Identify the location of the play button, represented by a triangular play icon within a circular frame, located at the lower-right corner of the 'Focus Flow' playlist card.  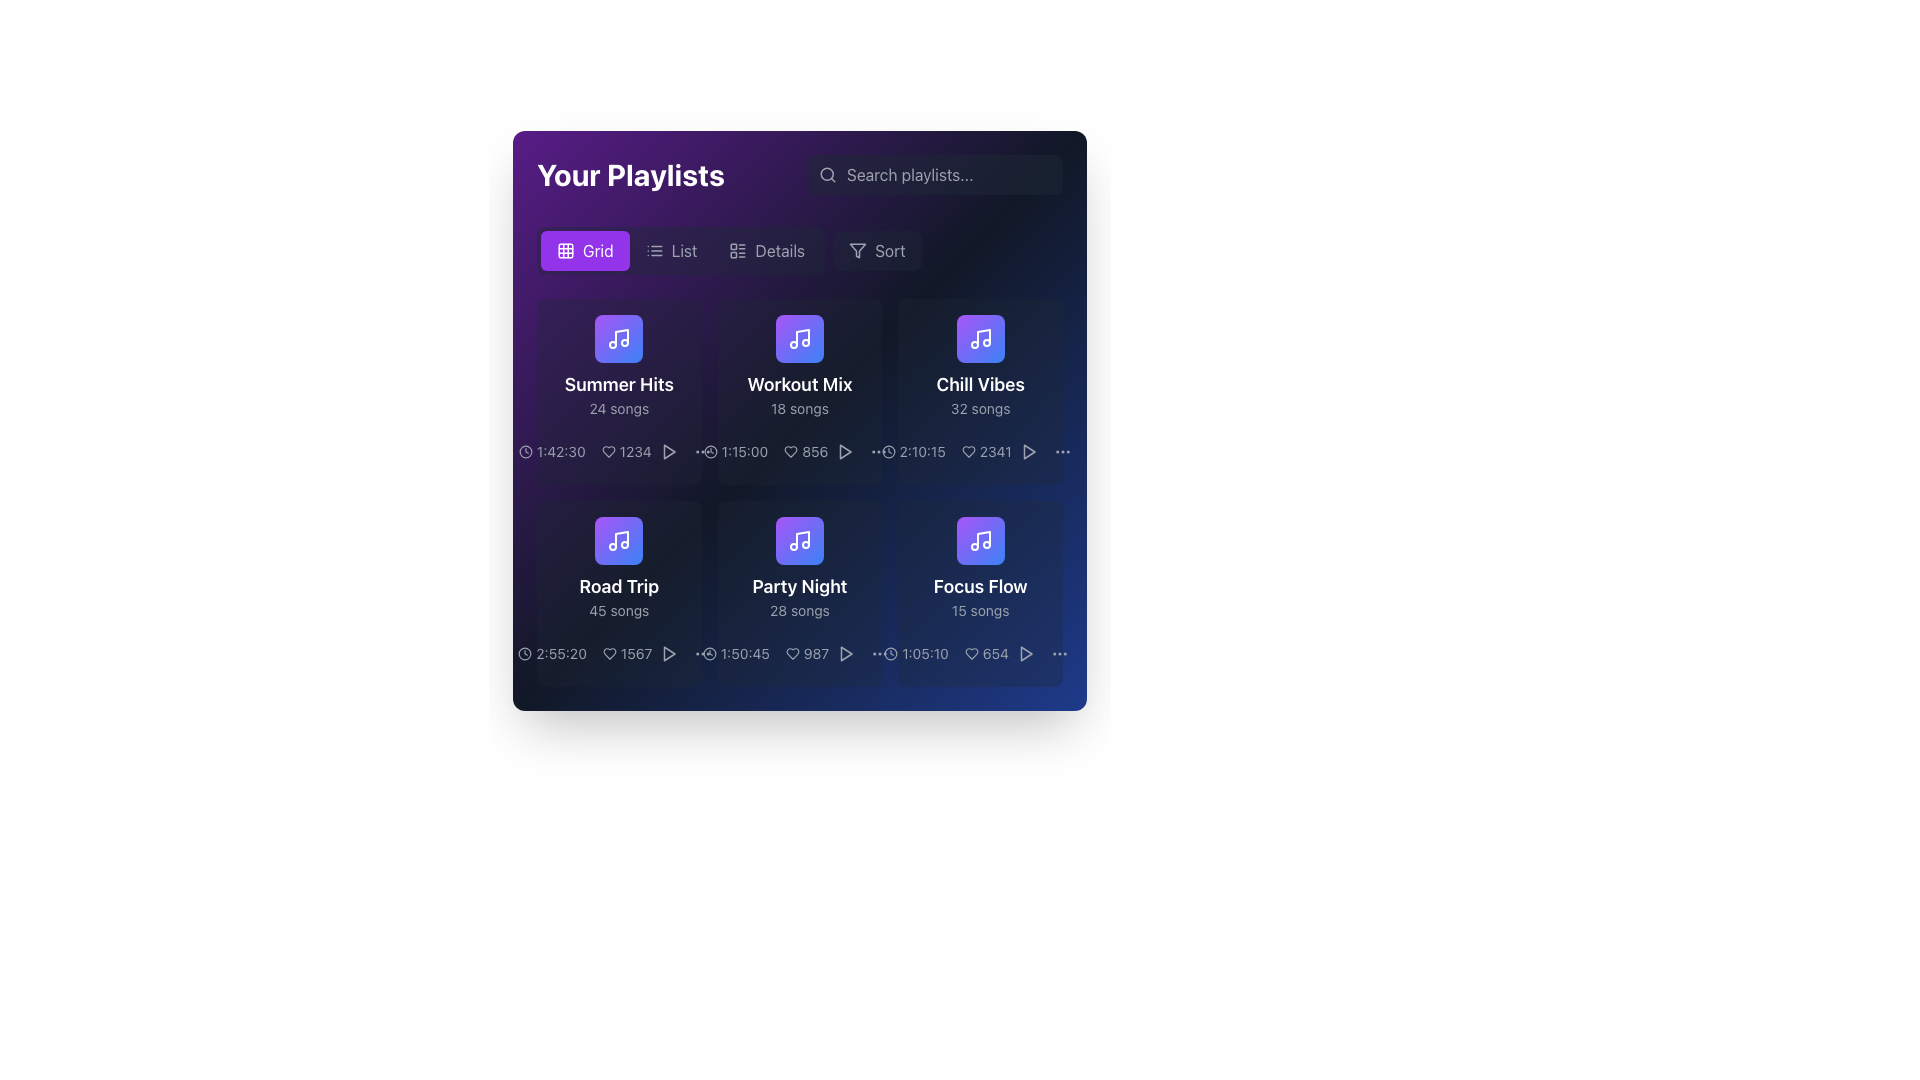
(1026, 654).